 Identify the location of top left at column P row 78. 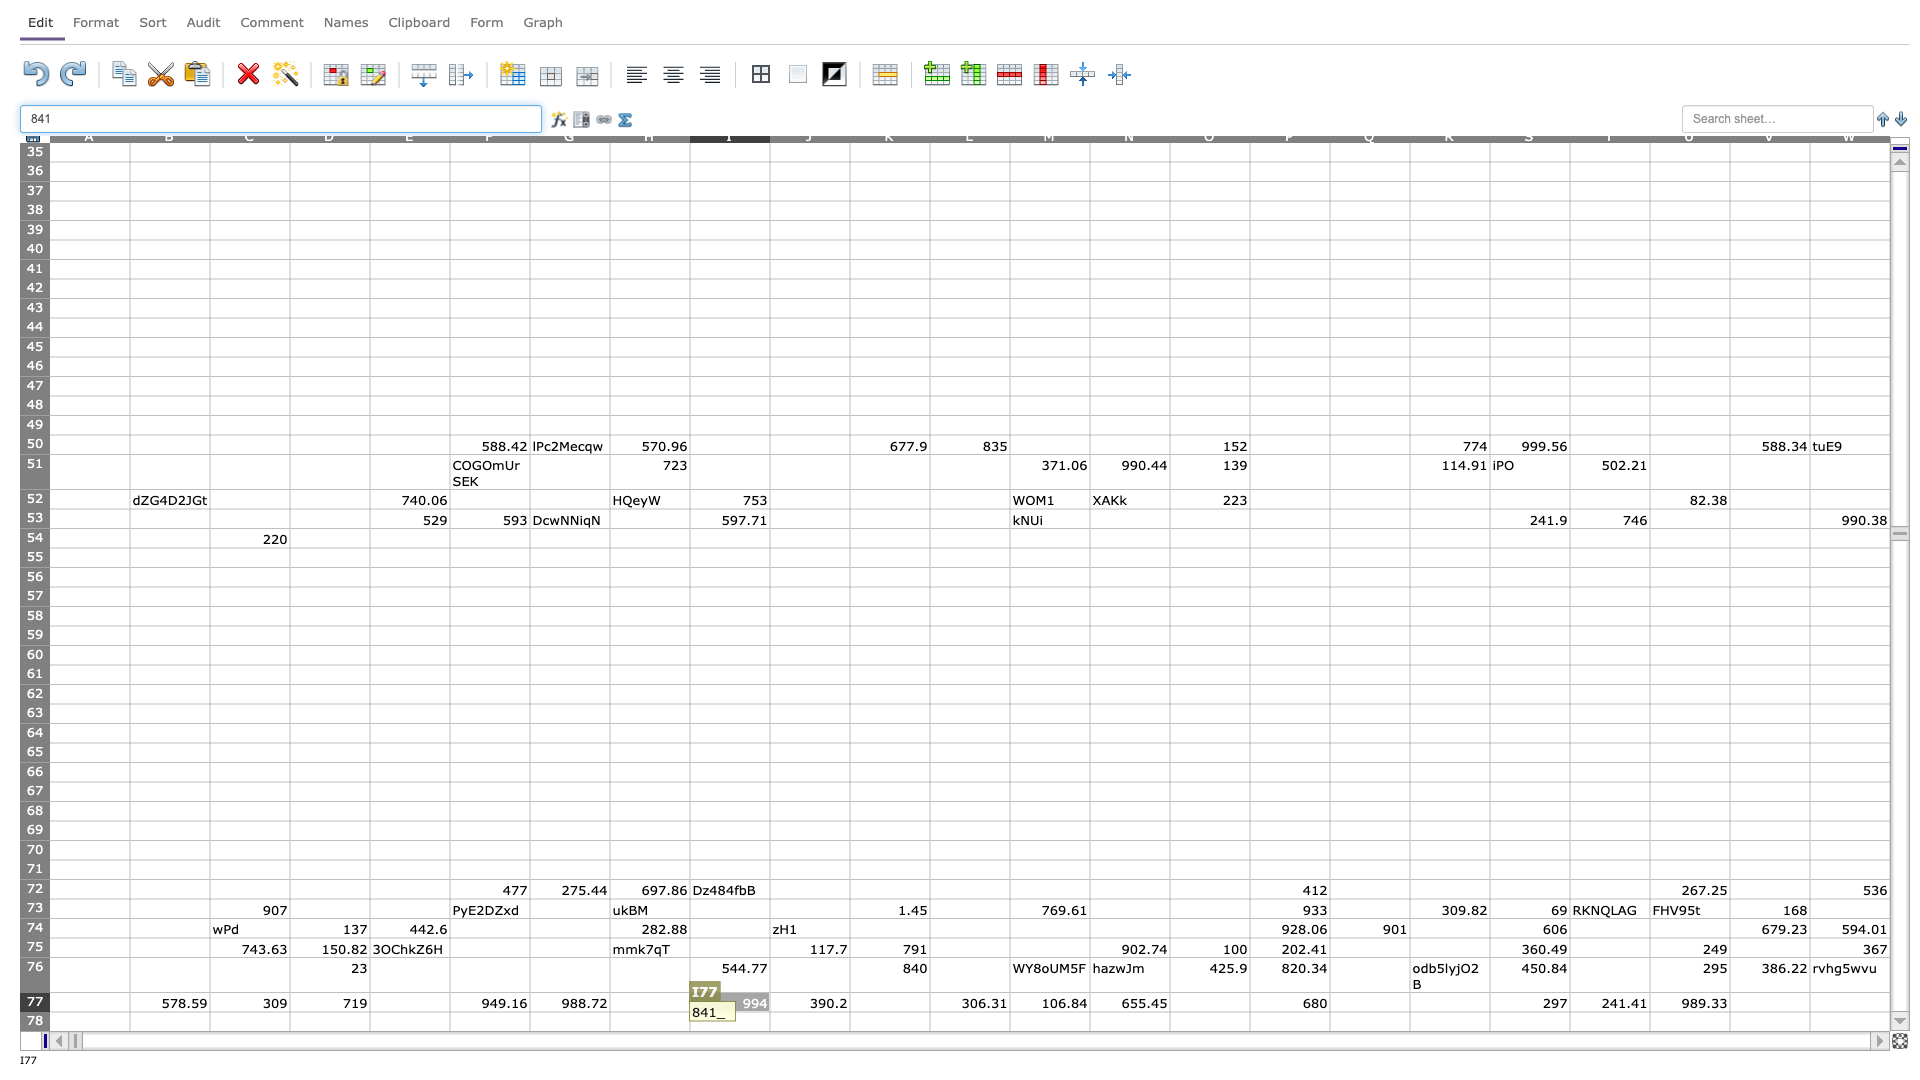
(1248, 1011).